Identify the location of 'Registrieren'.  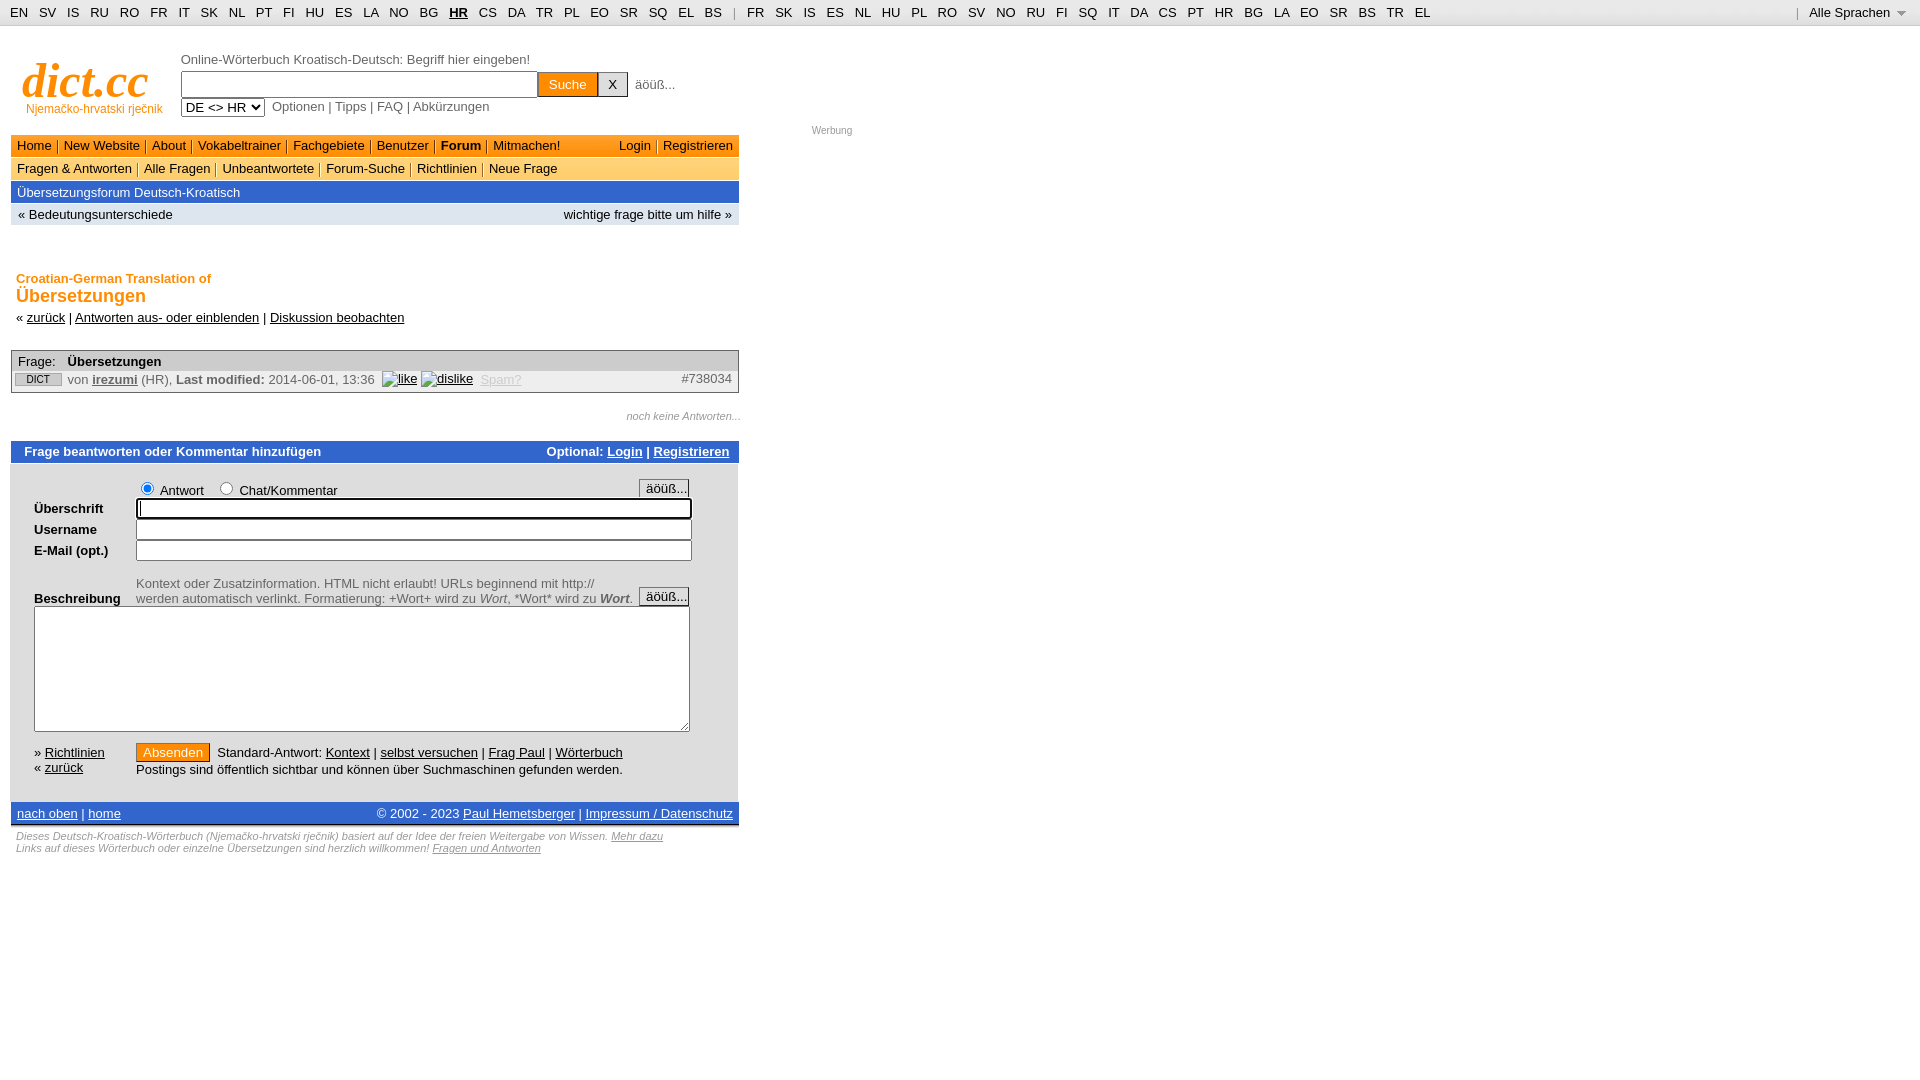
(691, 451).